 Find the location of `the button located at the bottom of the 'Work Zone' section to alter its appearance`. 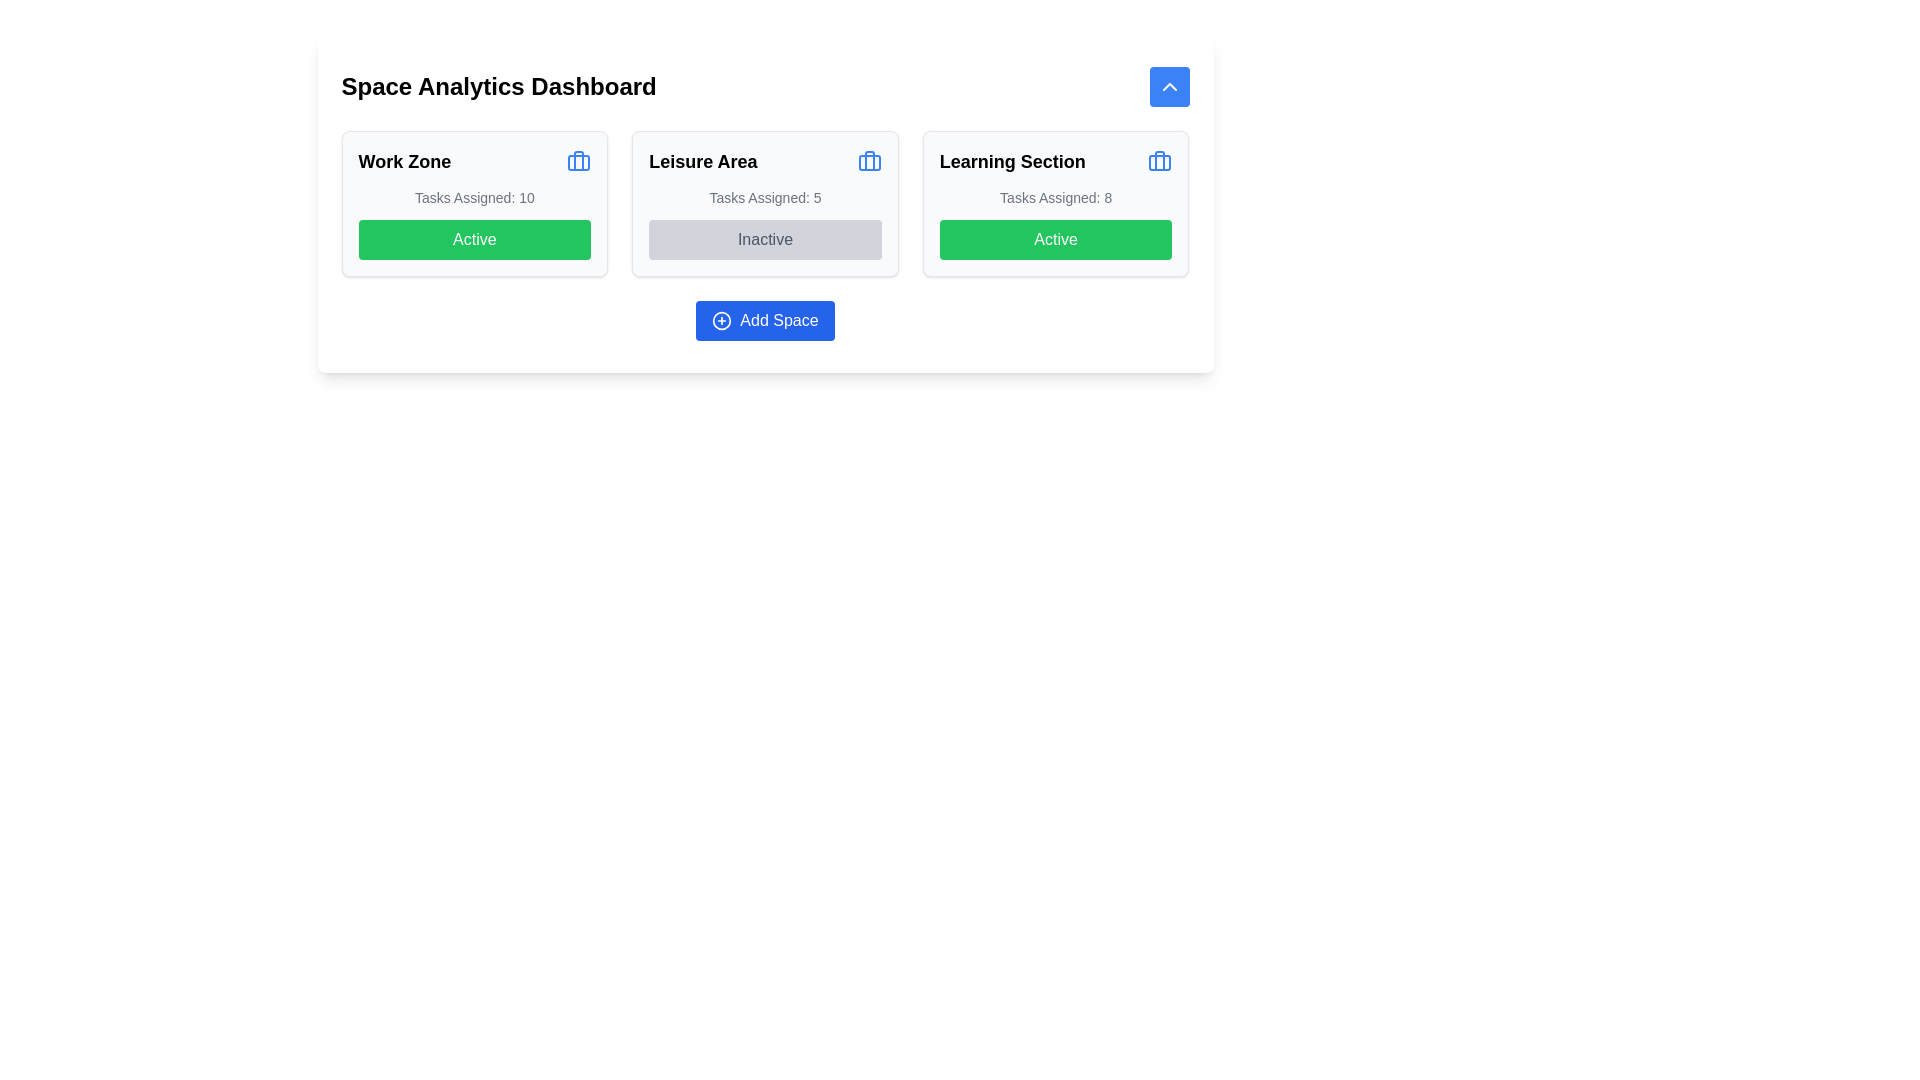

the button located at the bottom of the 'Work Zone' section to alter its appearance is located at coordinates (473, 238).